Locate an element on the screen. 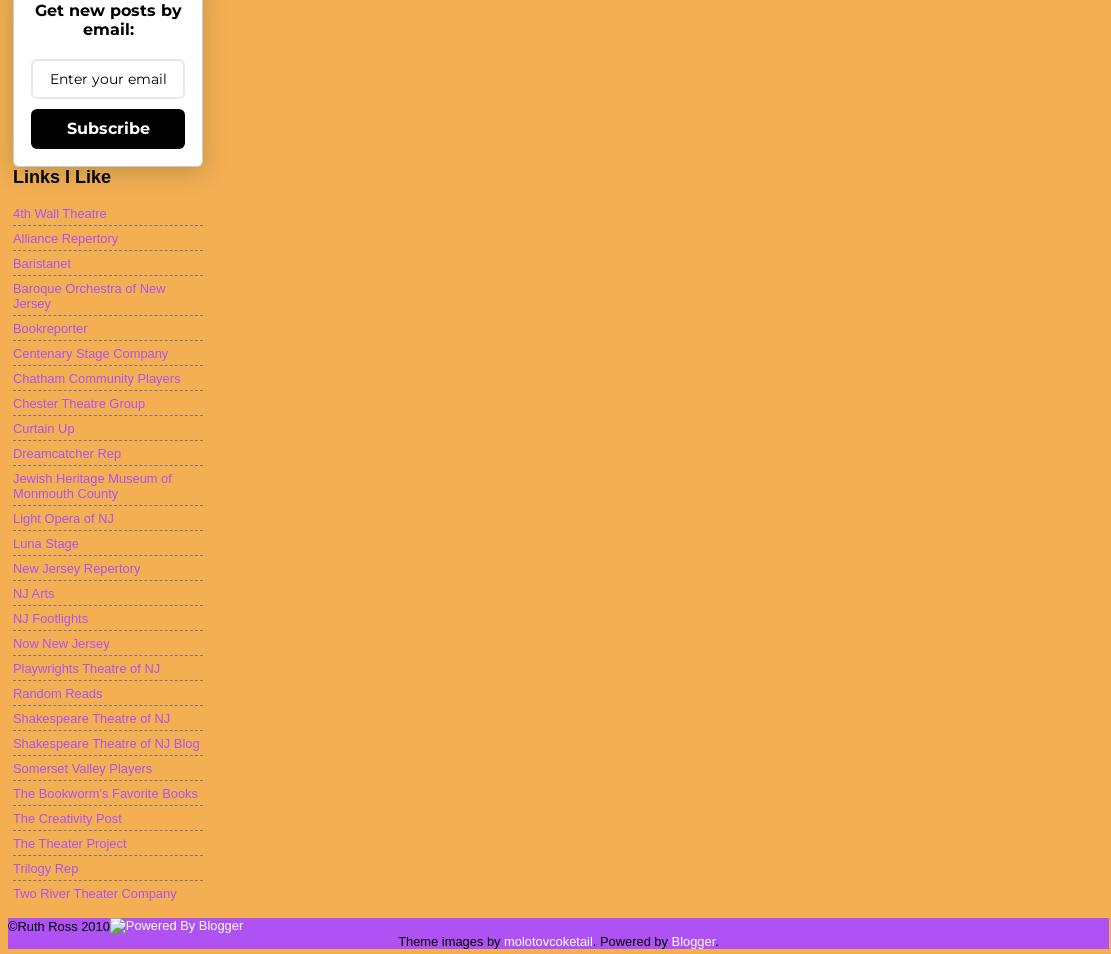 The height and width of the screenshot is (954, 1111). 'New Jersey Repertory' is located at coordinates (75, 566).